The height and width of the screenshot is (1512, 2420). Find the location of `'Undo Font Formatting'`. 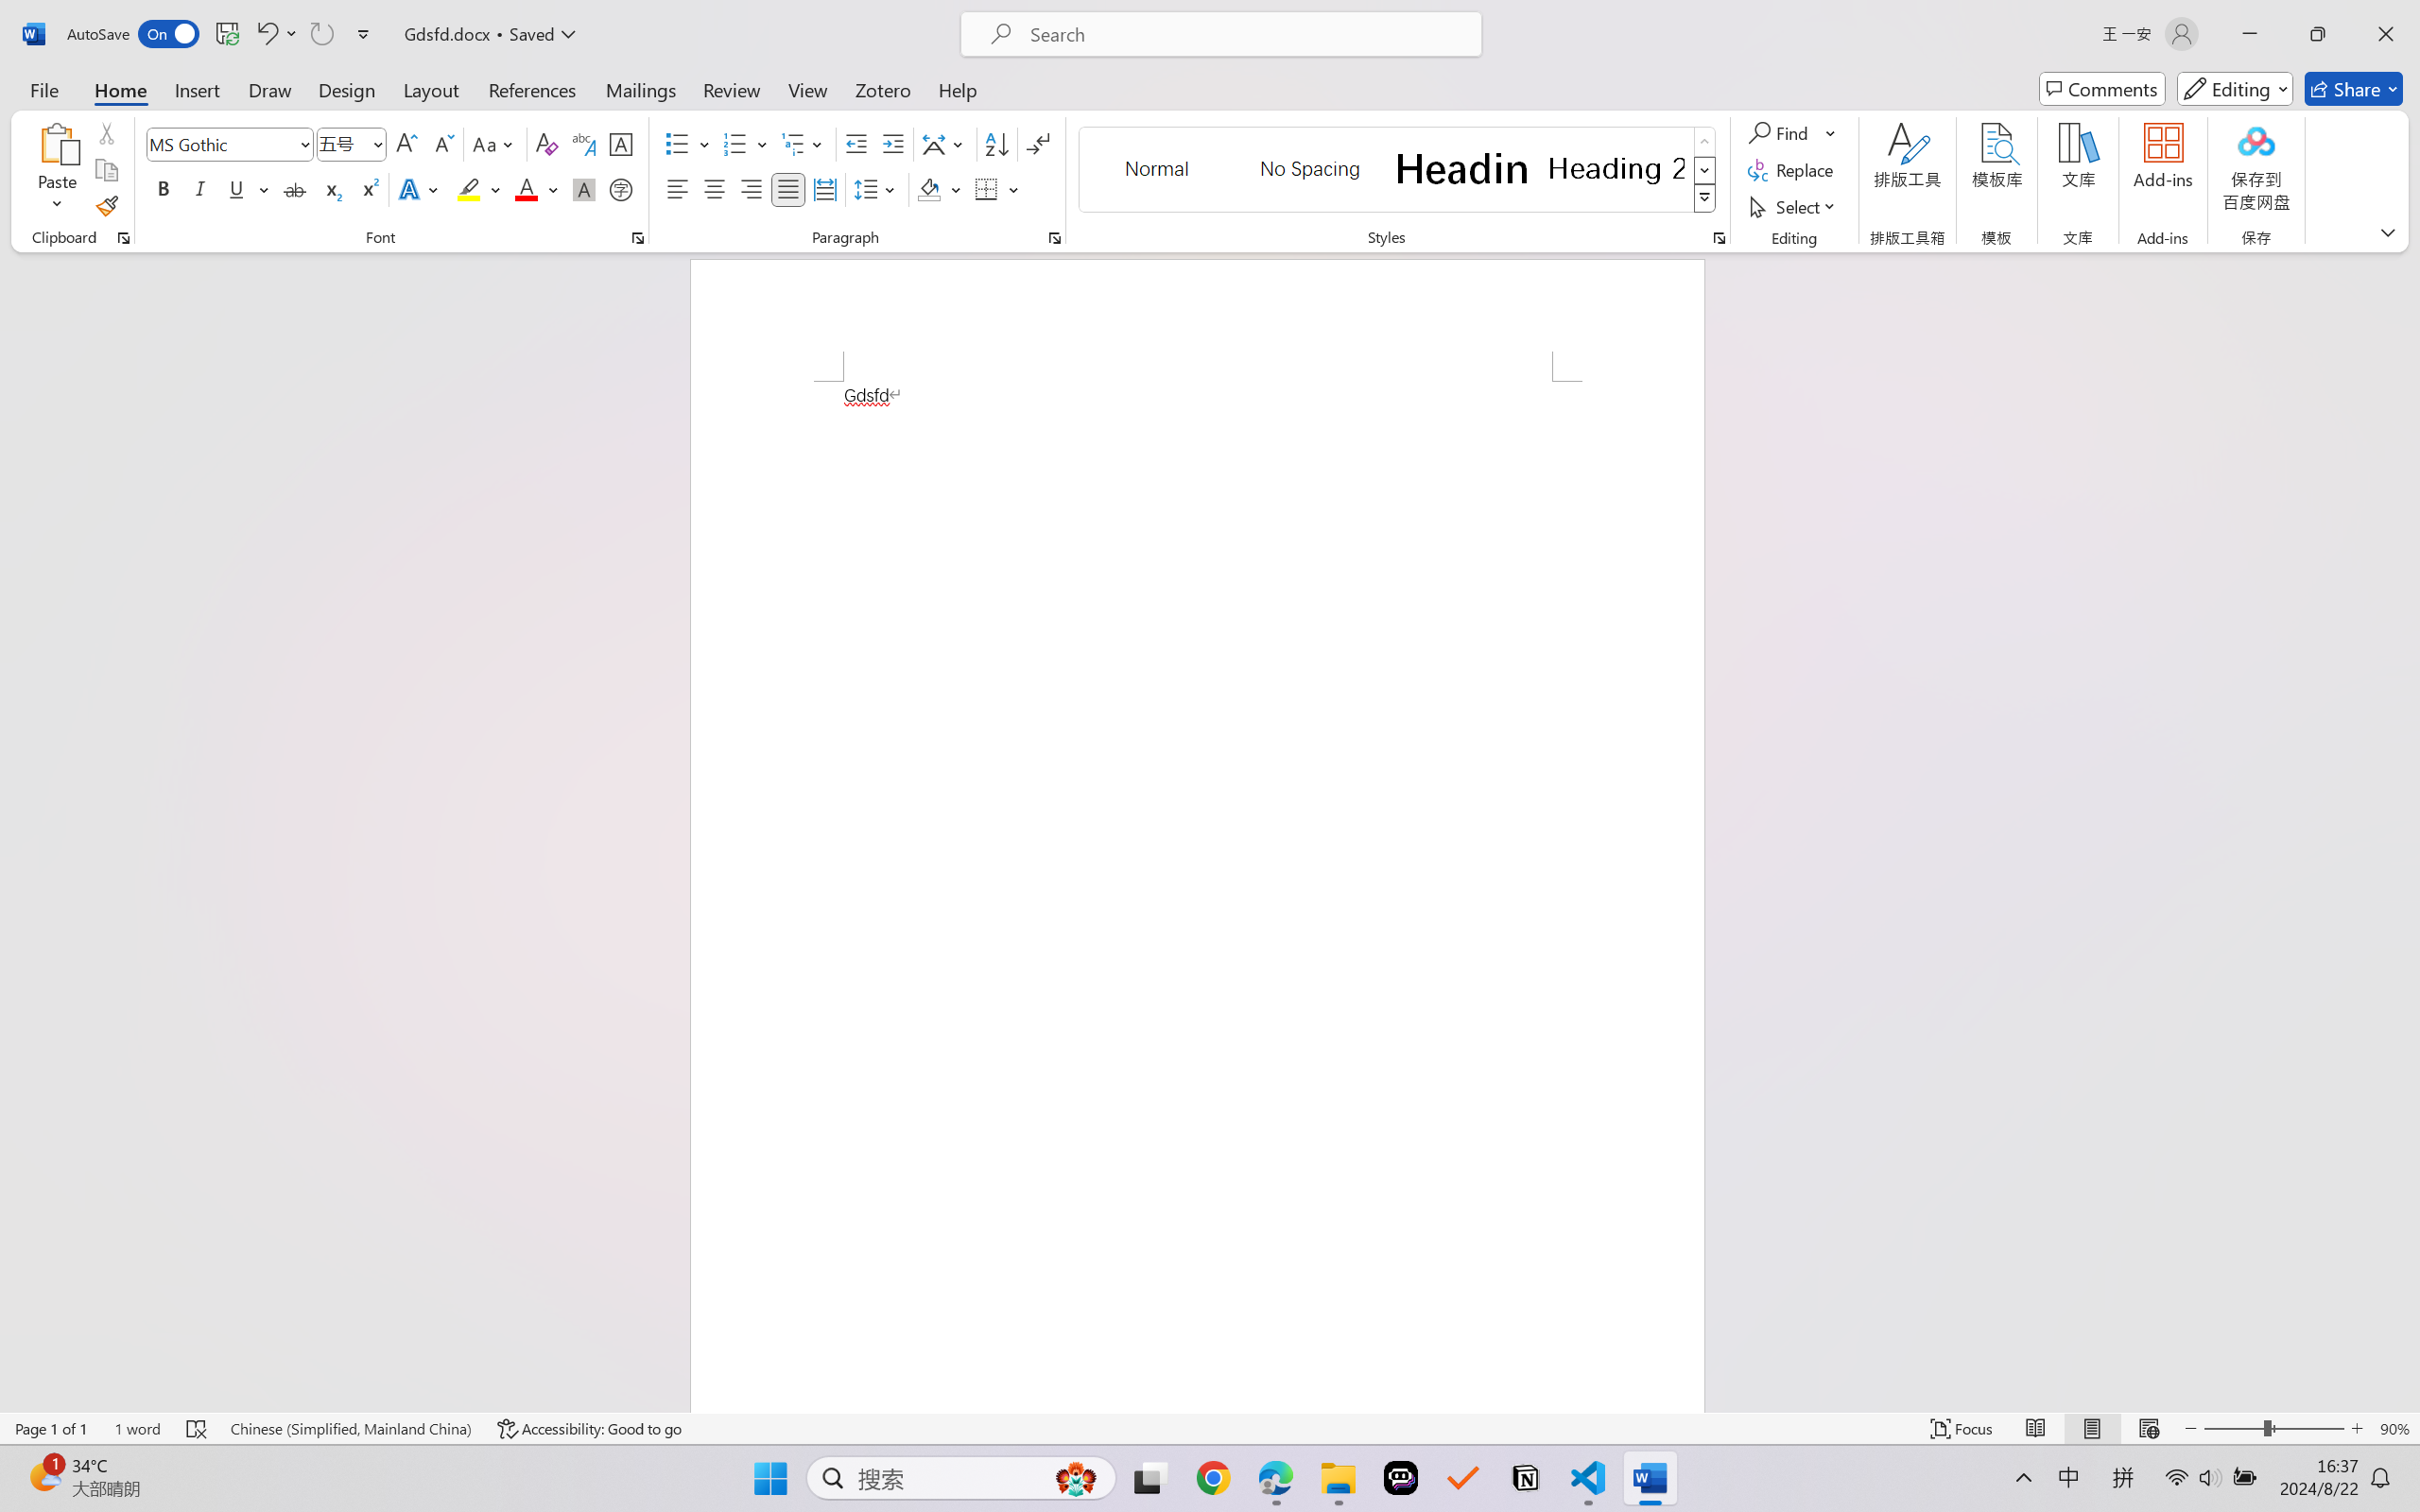

'Undo Font Formatting' is located at coordinates (265, 33).